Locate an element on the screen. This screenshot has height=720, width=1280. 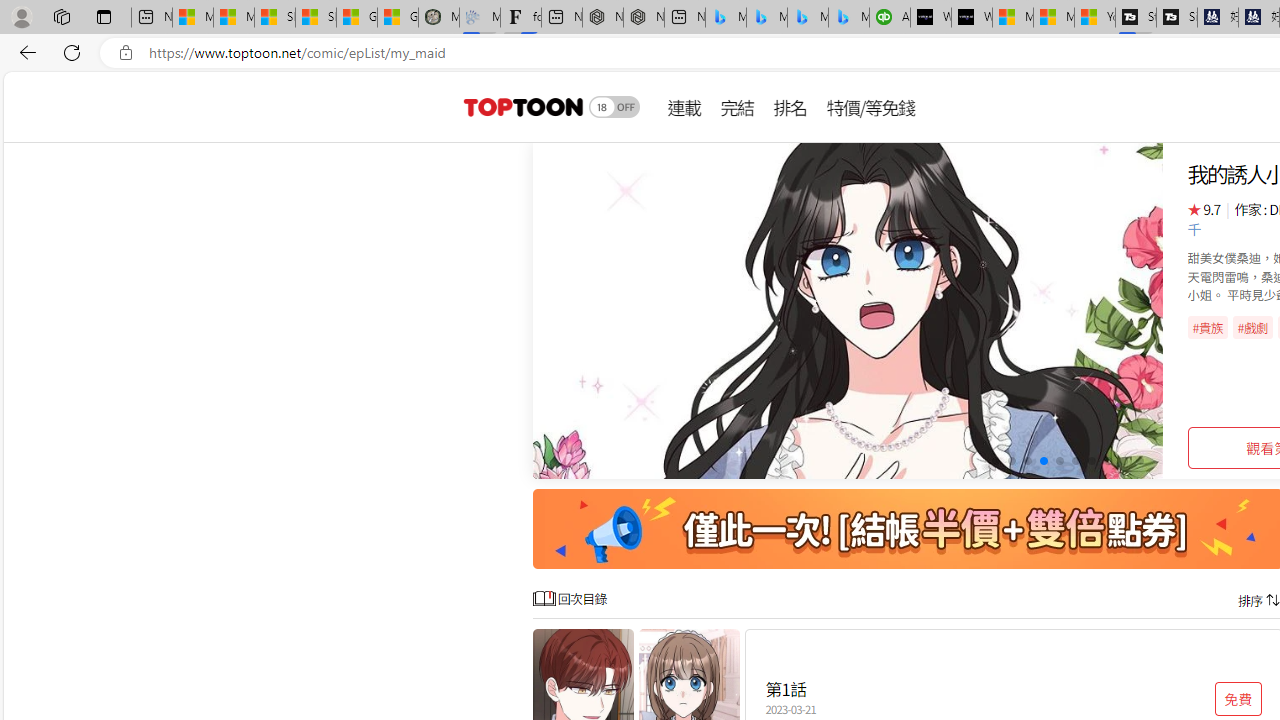
'Class: swiper-slide swiper-slide-prev' is located at coordinates (848, 311).